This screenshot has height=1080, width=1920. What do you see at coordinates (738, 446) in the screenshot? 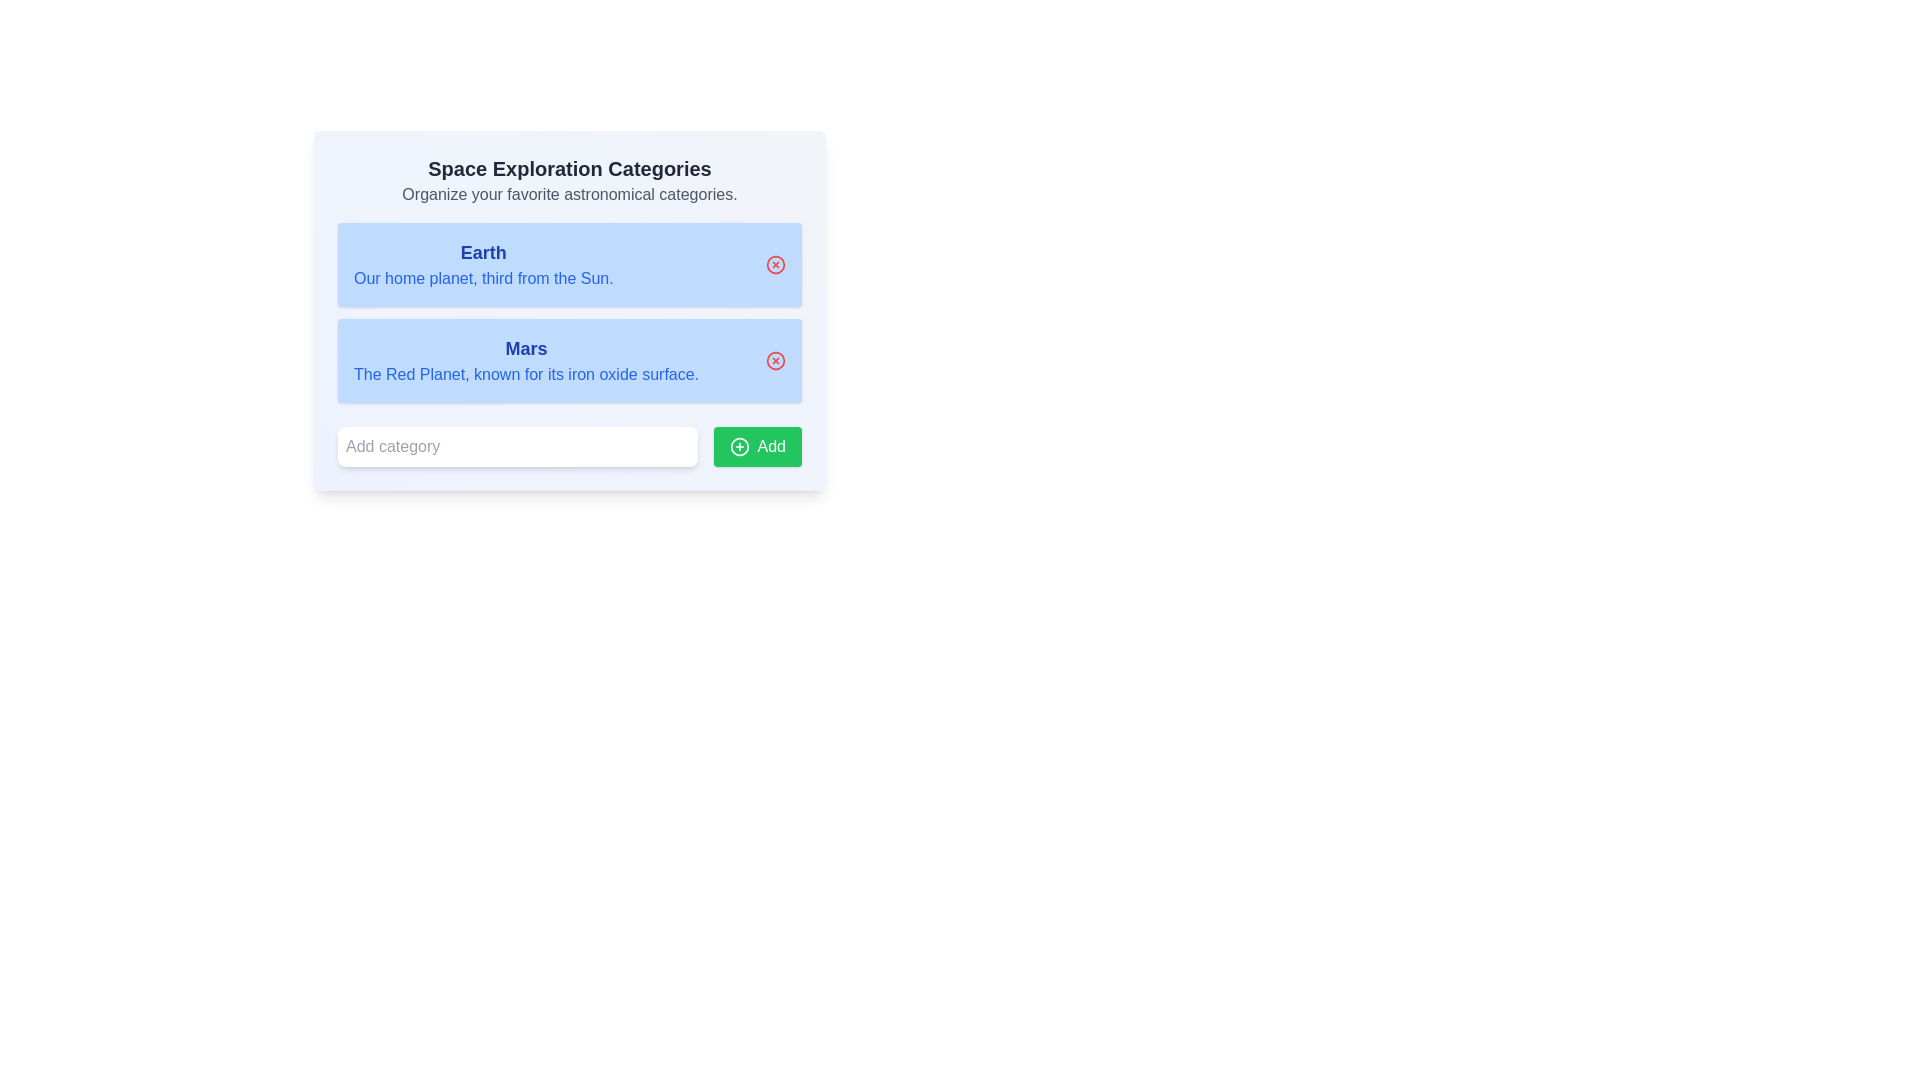
I see `the icon inside the green rectangular button` at bounding box center [738, 446].